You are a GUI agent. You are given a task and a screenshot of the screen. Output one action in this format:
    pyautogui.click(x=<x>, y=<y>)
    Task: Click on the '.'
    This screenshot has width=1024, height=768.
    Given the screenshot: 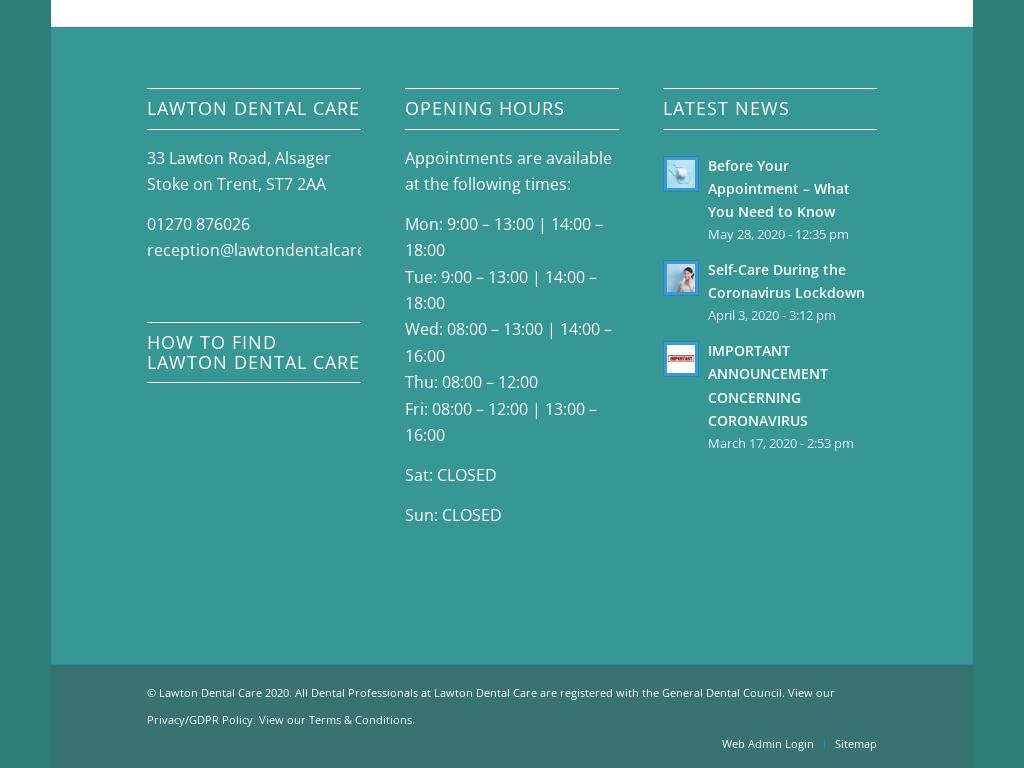 What is the action you would take?
    pyautogui.click(x=412, y=717)
    